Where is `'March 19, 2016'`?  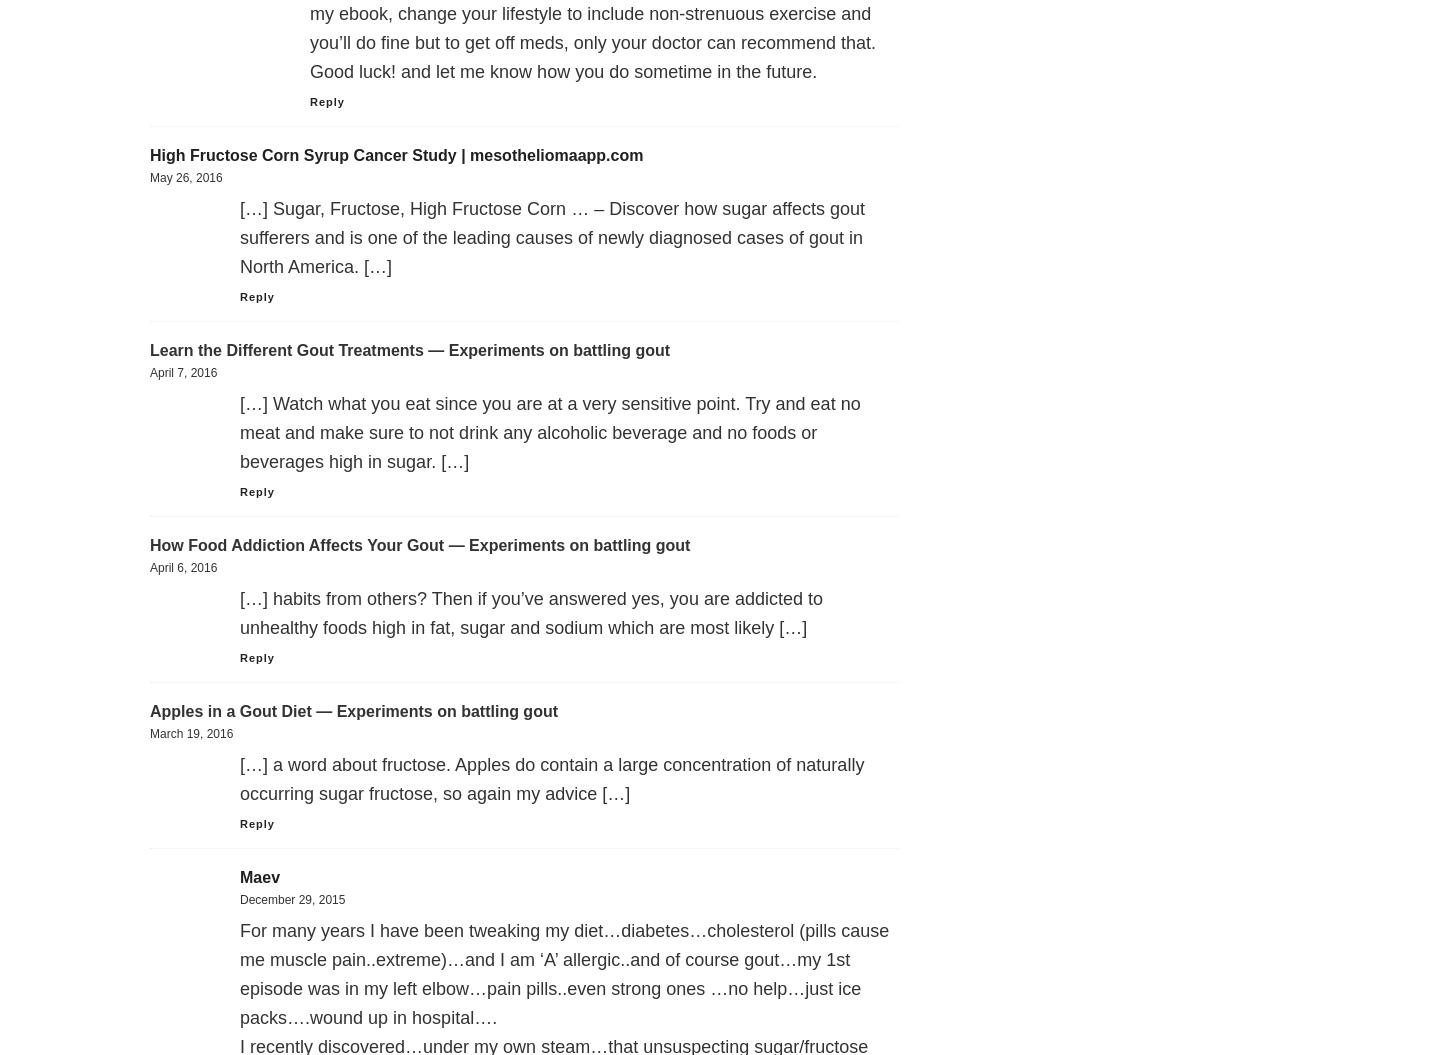
'March 19, 2016' is located at coordinates (191, 733).